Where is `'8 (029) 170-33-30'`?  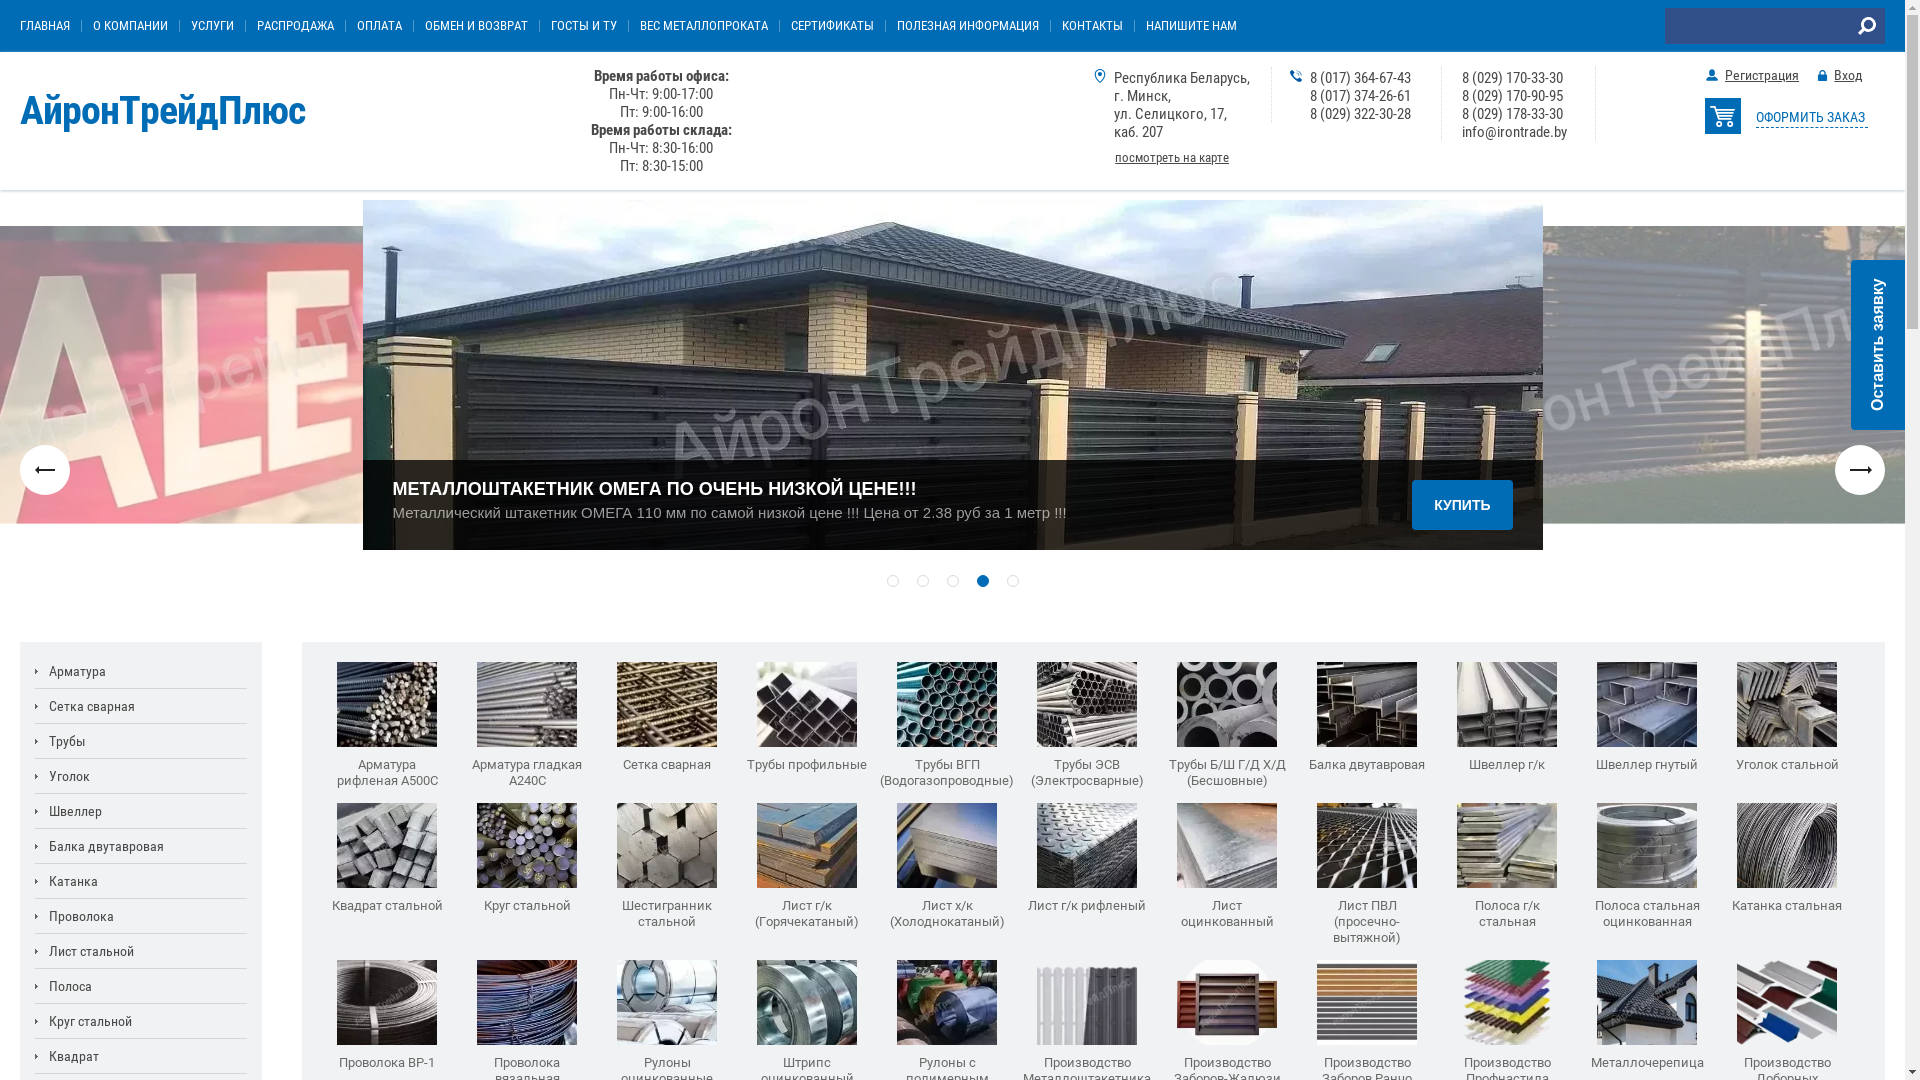 '8 (029) 170-33-30' is located at coordinates (1512, 76).